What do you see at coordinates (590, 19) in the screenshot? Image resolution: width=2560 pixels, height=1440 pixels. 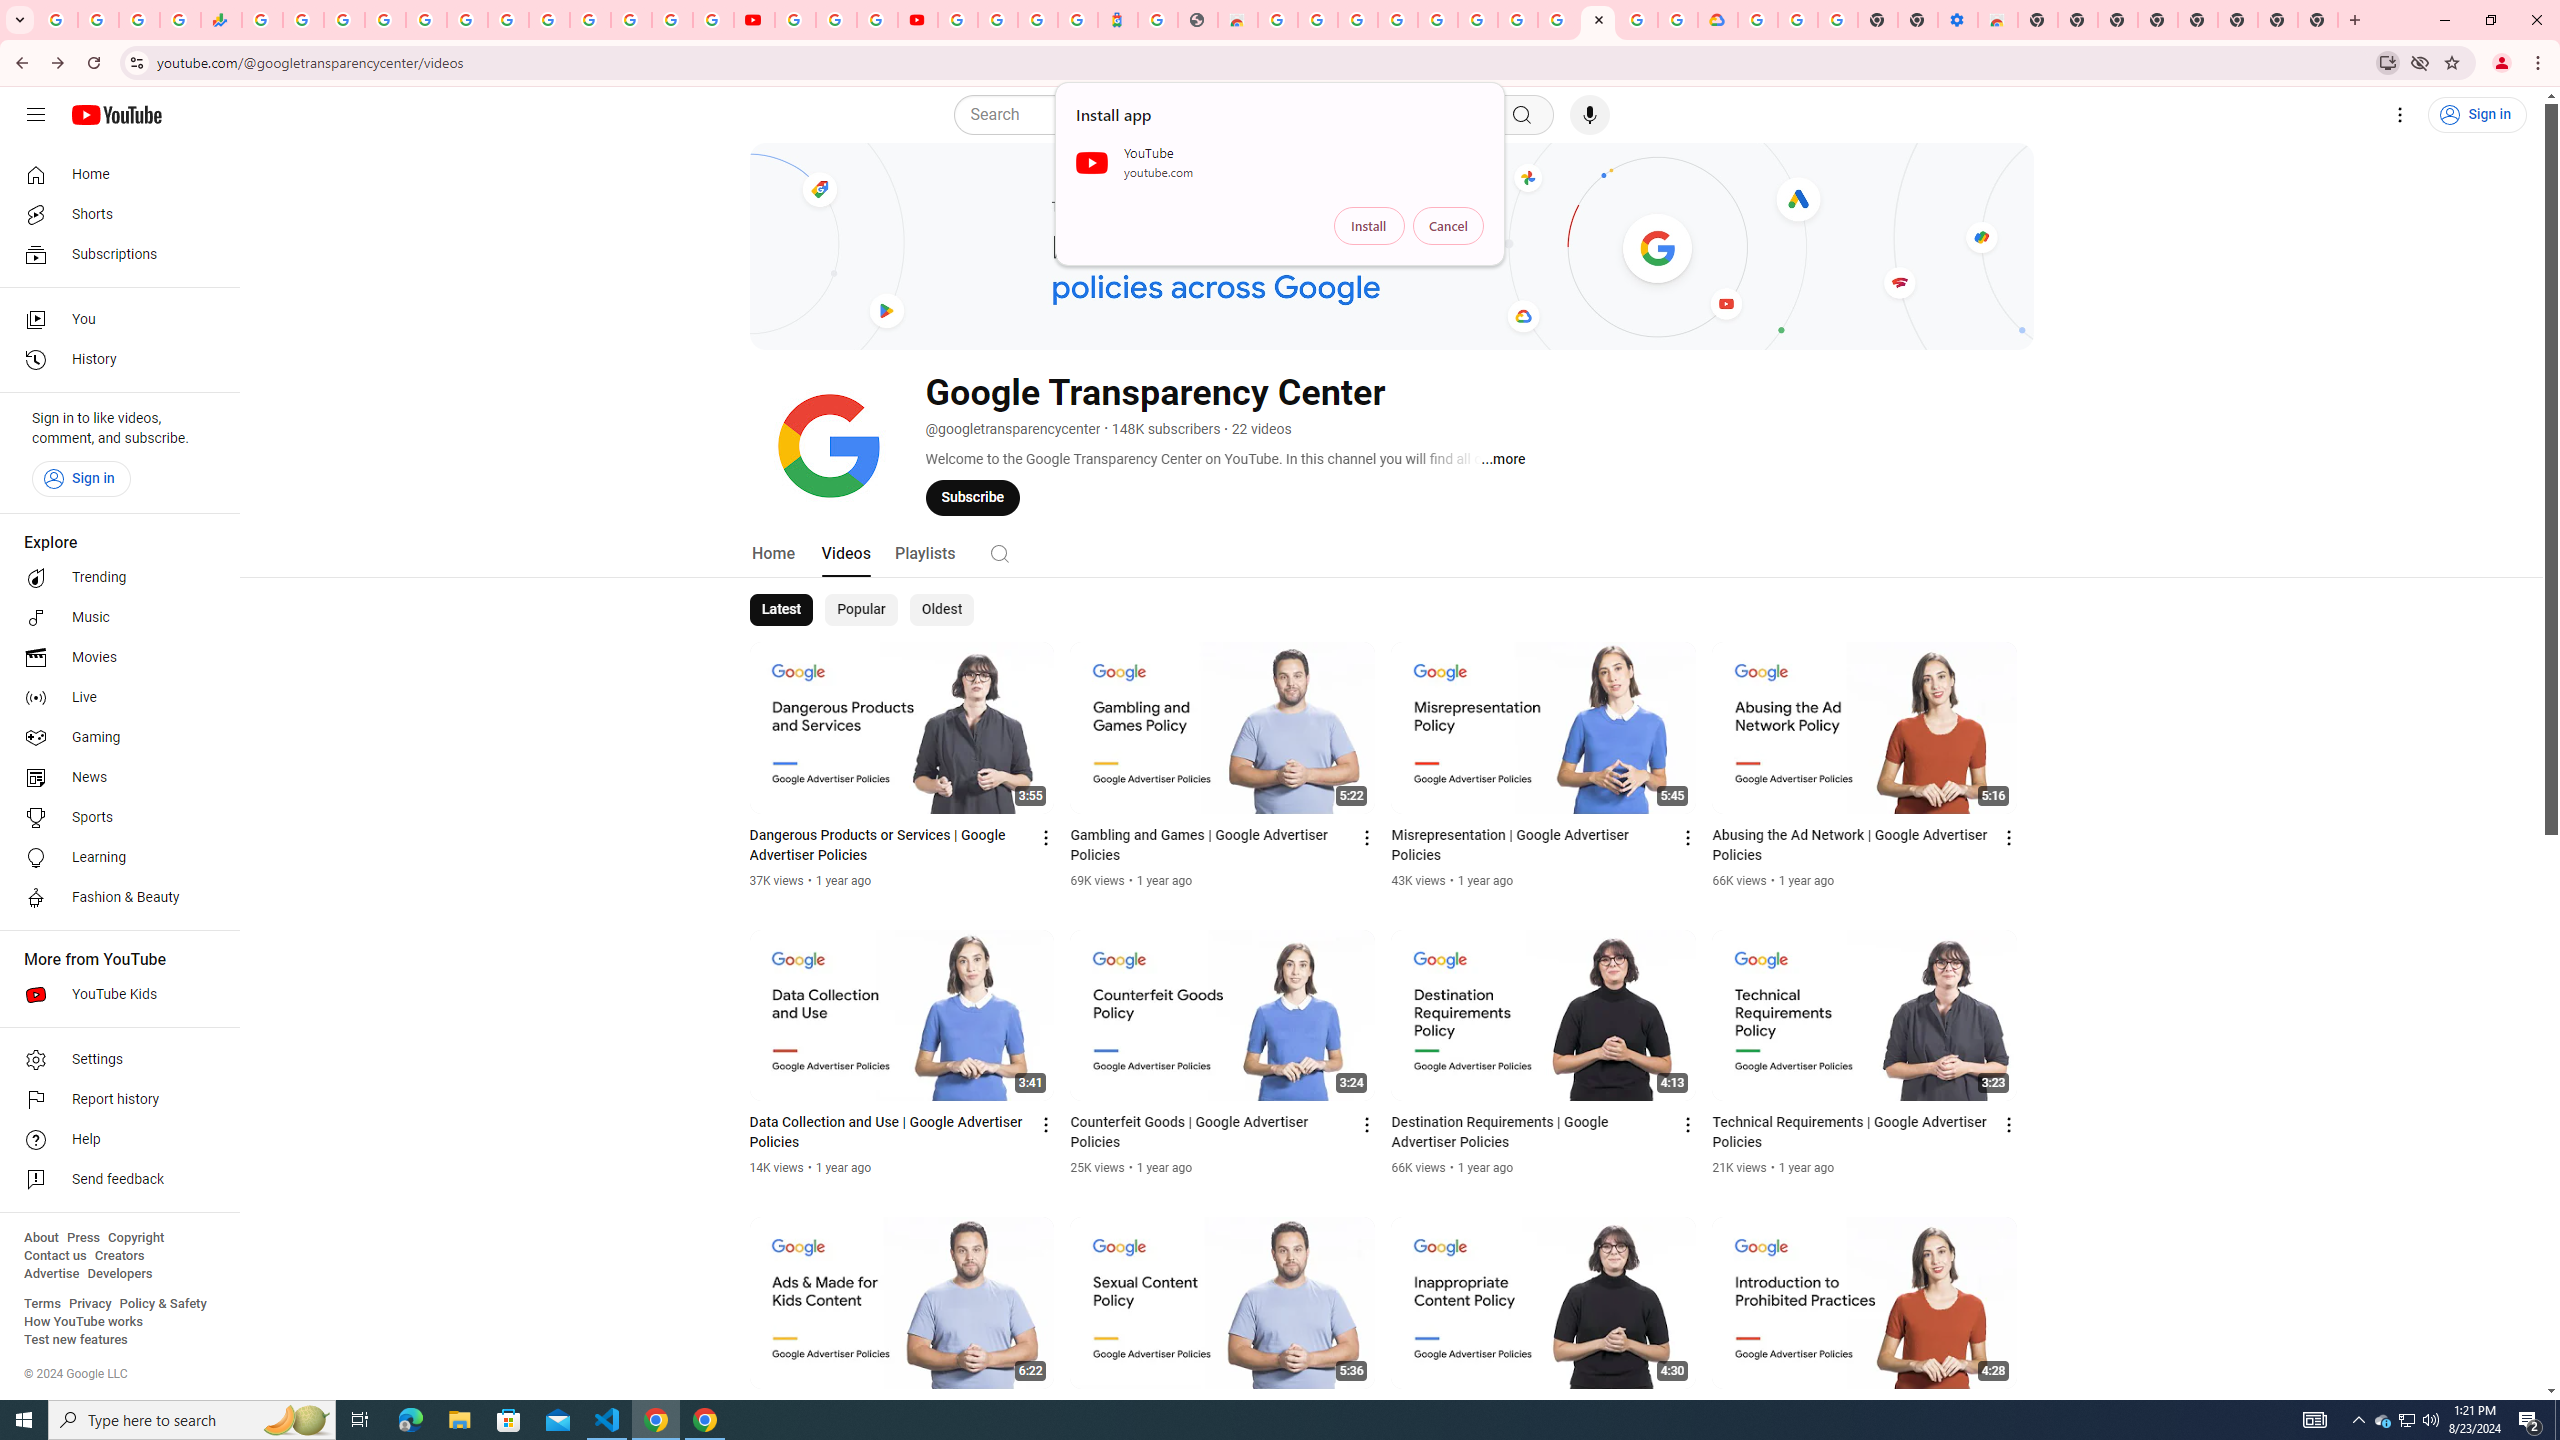 I see `'Sign in - Google Accounts'` at bounding box center [590, 19].